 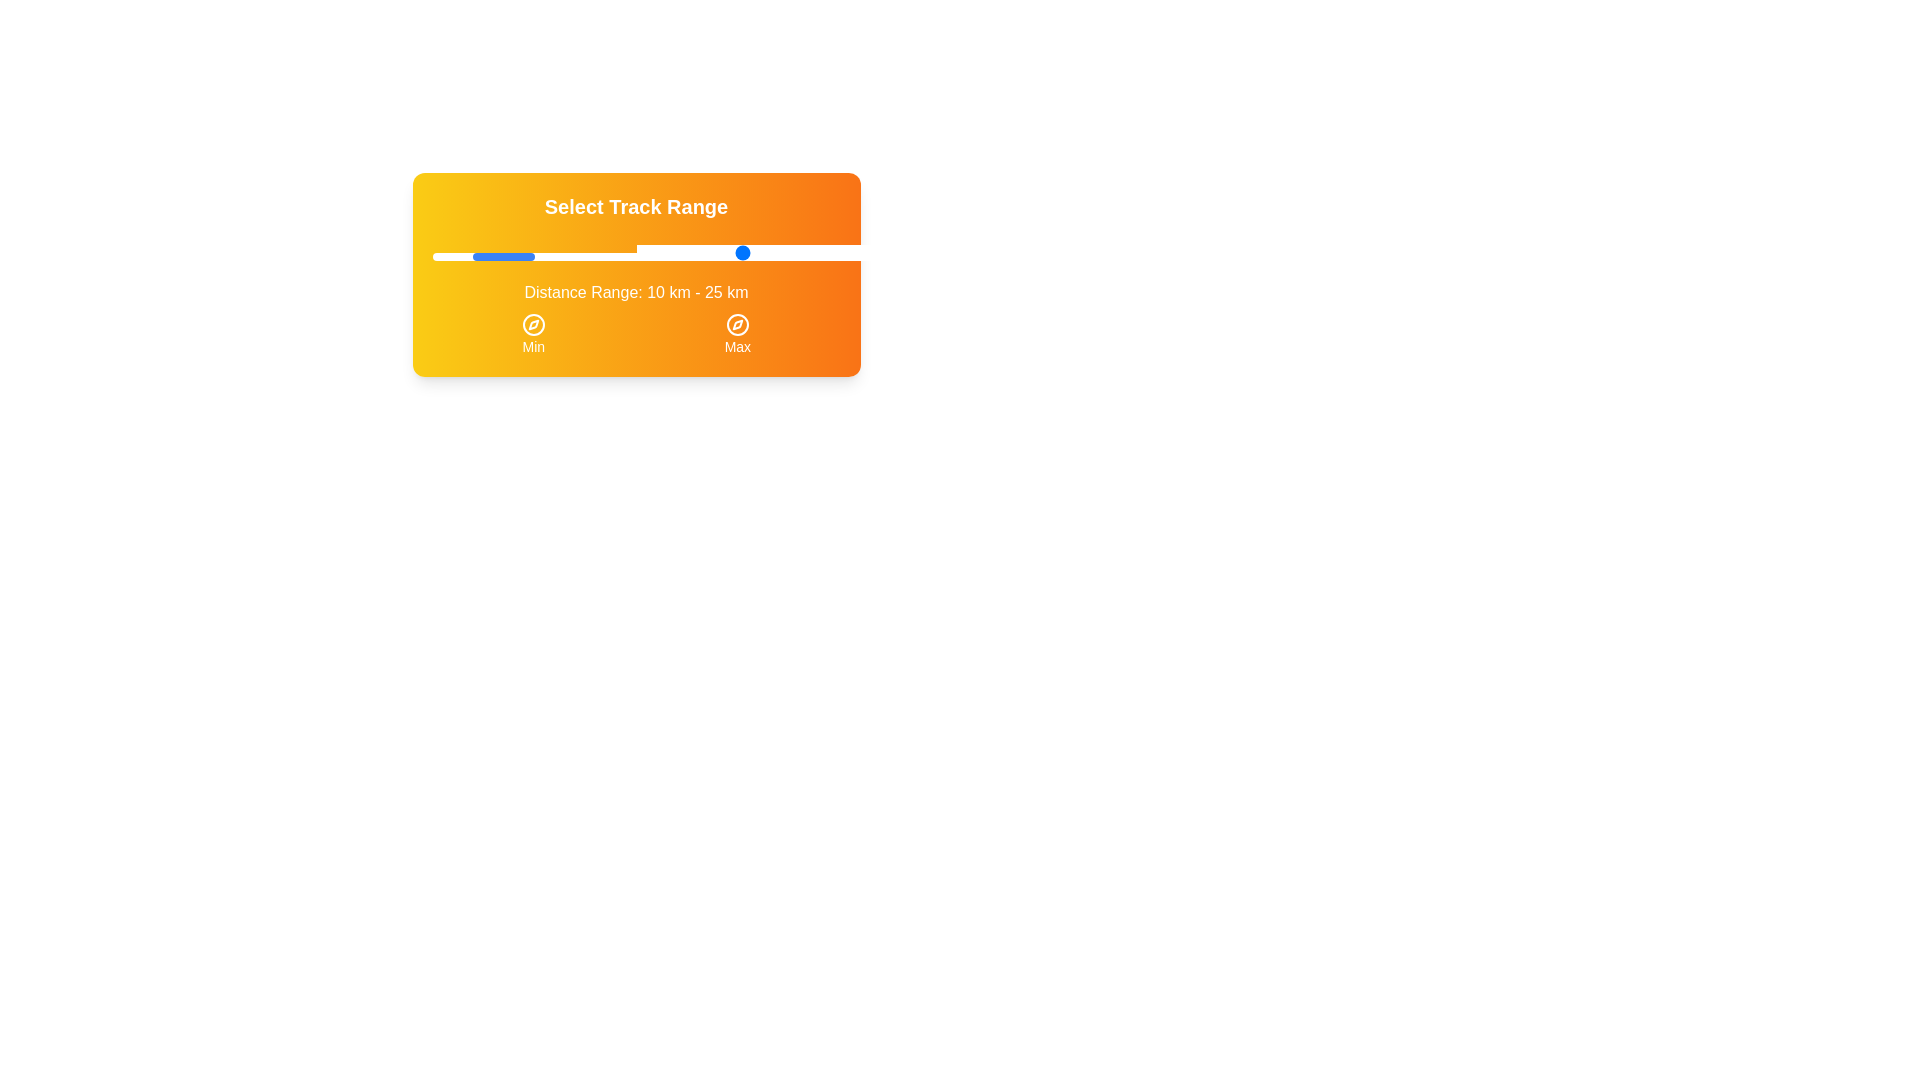 I want to click on the Label element with a compass icon and the text 'Min', which is styled in white and positioned below a progress bar in a gradient background of yellow to orange, so click(x=533, y=334).